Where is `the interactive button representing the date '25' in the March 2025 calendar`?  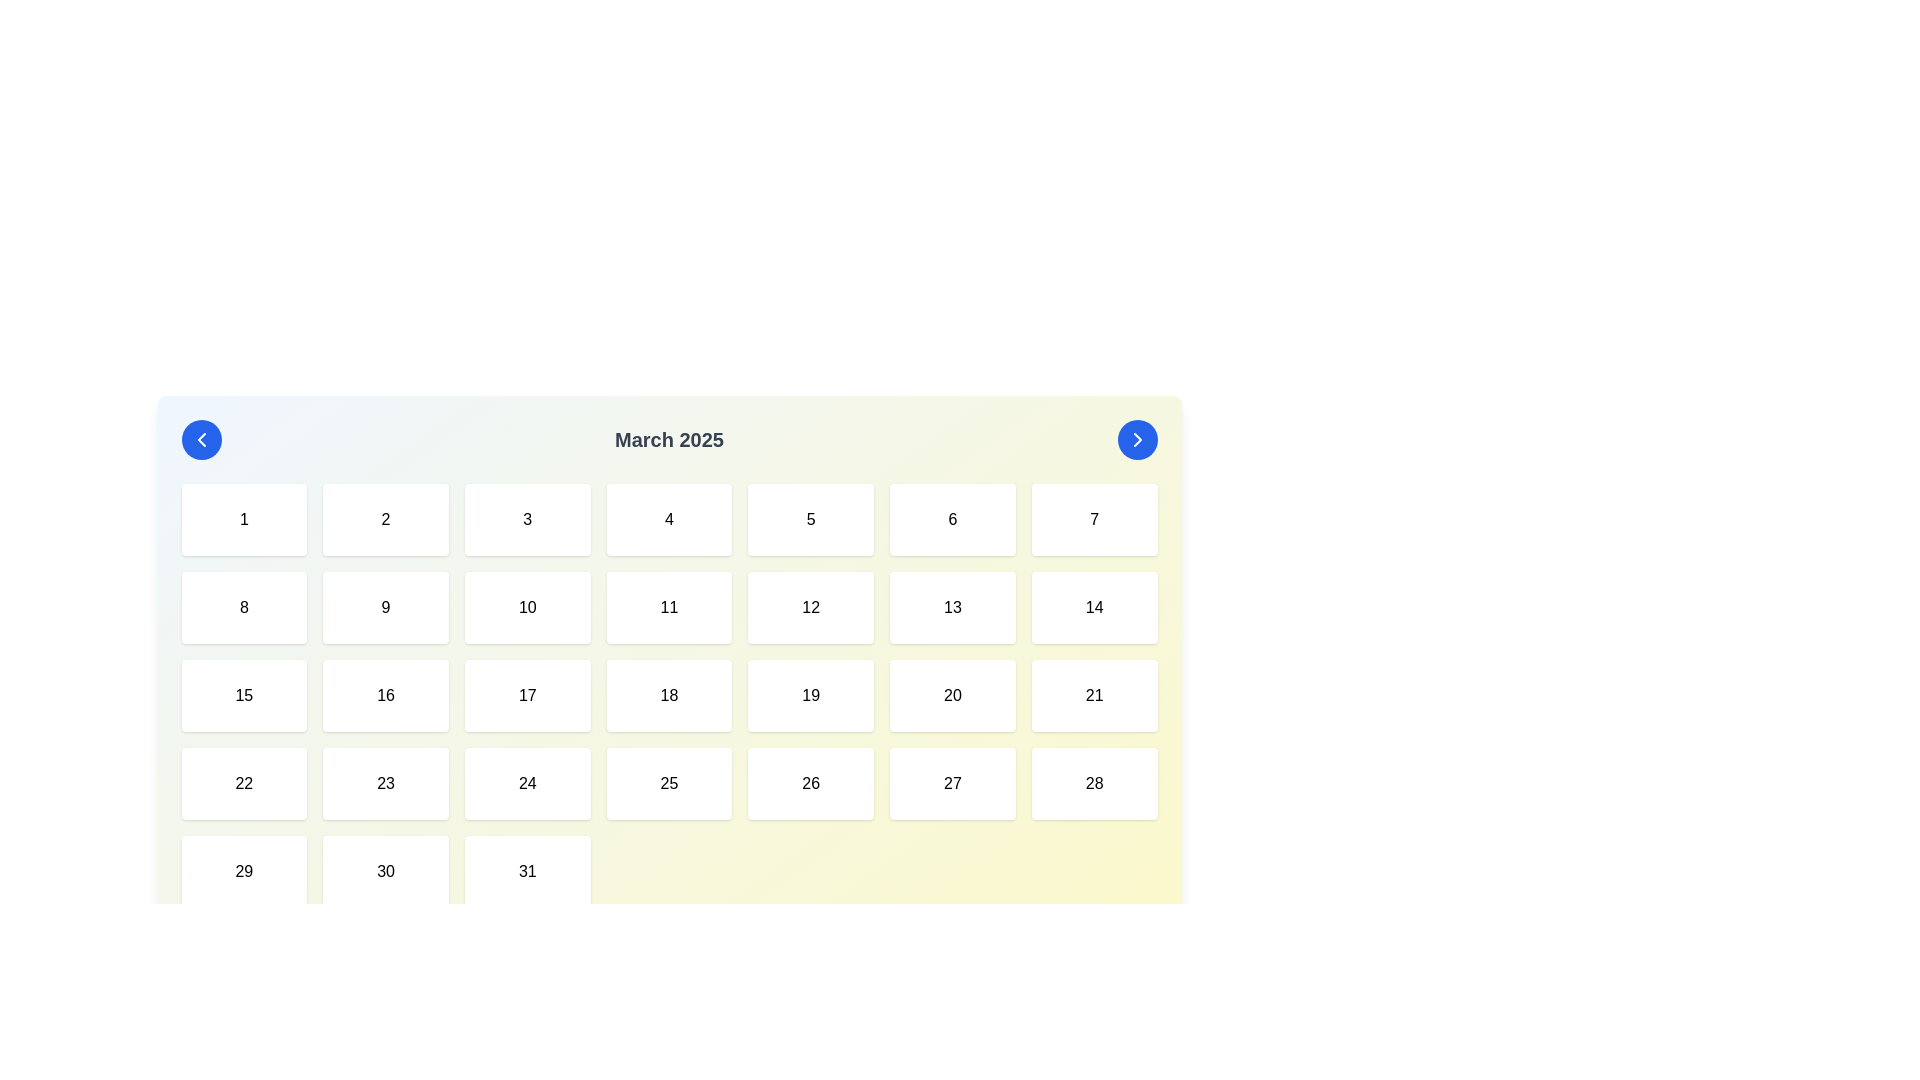
the interactive button representing the date '25' in the March 2025 calendar is located at coordinates (669, 782).